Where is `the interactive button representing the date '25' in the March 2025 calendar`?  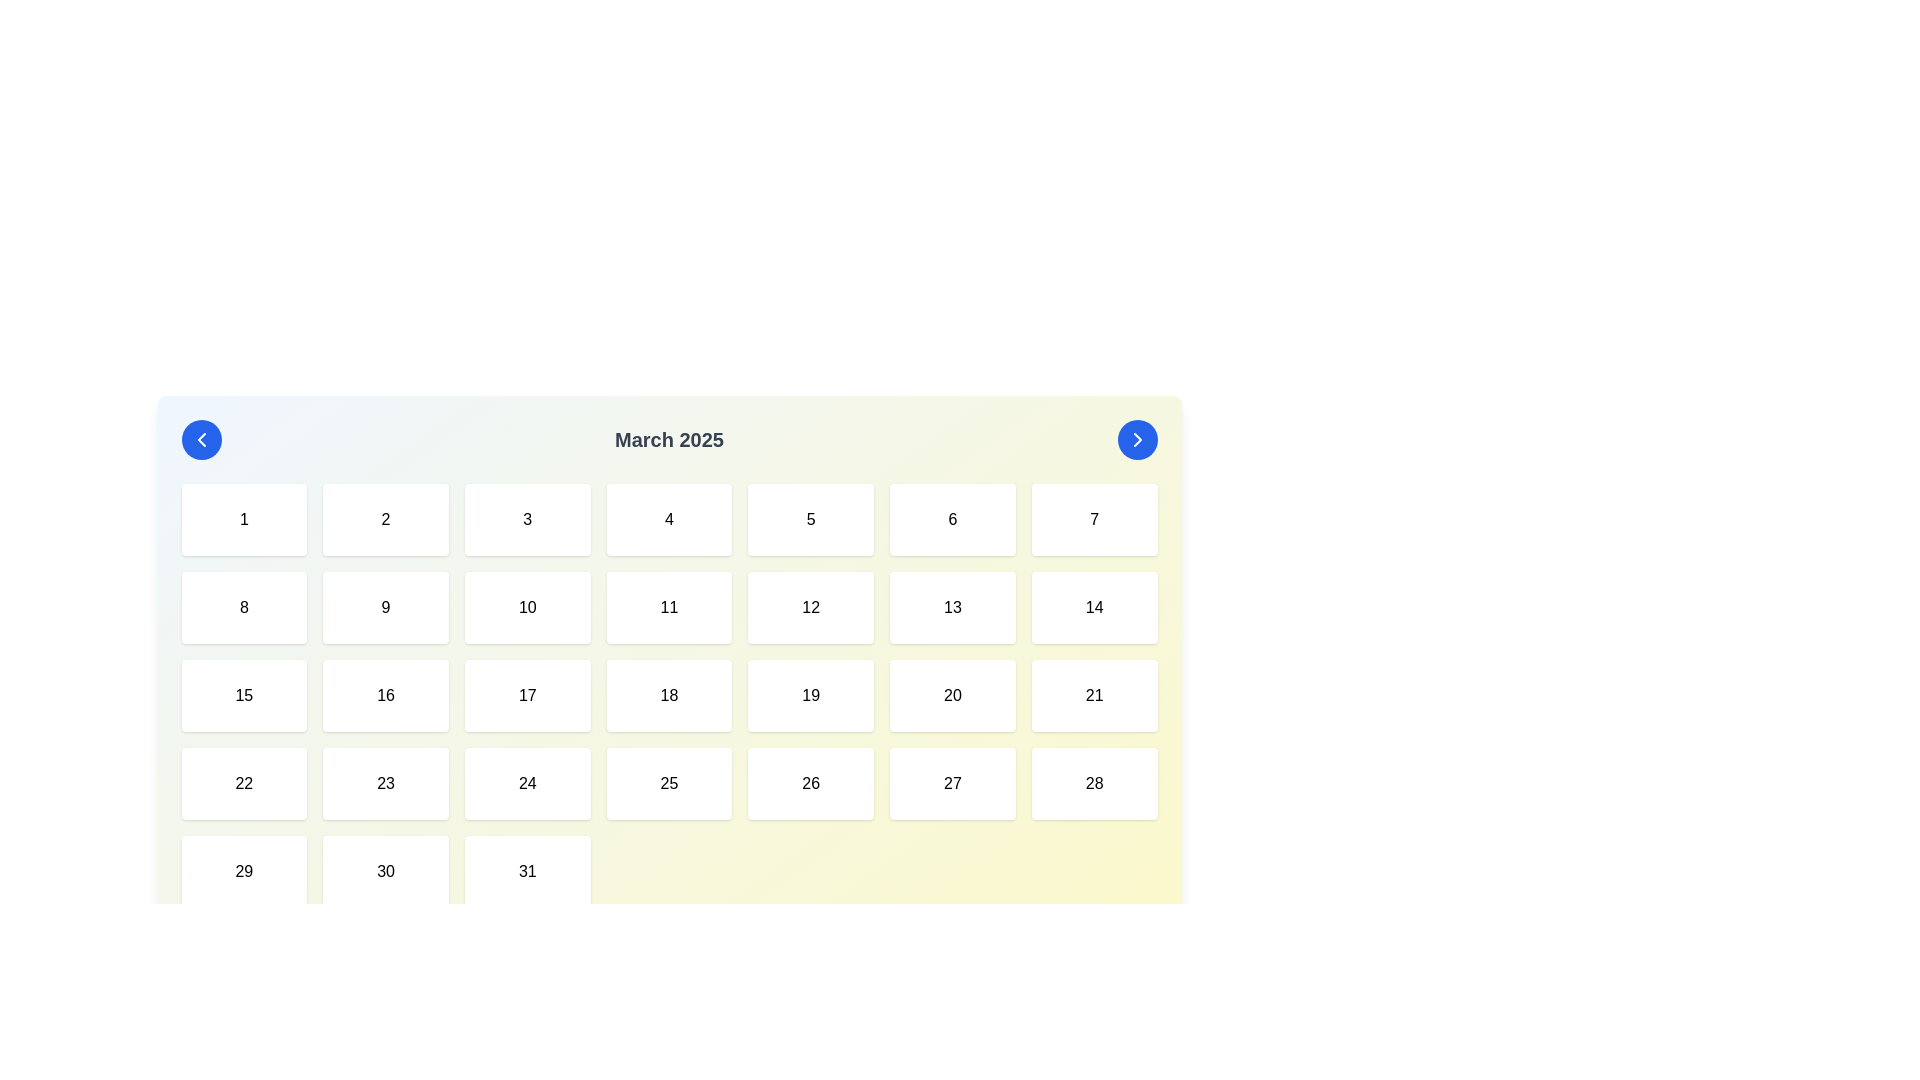
the interactive button representing the date '25' in the March 2025 calendar is located at coordinates (669, 782).